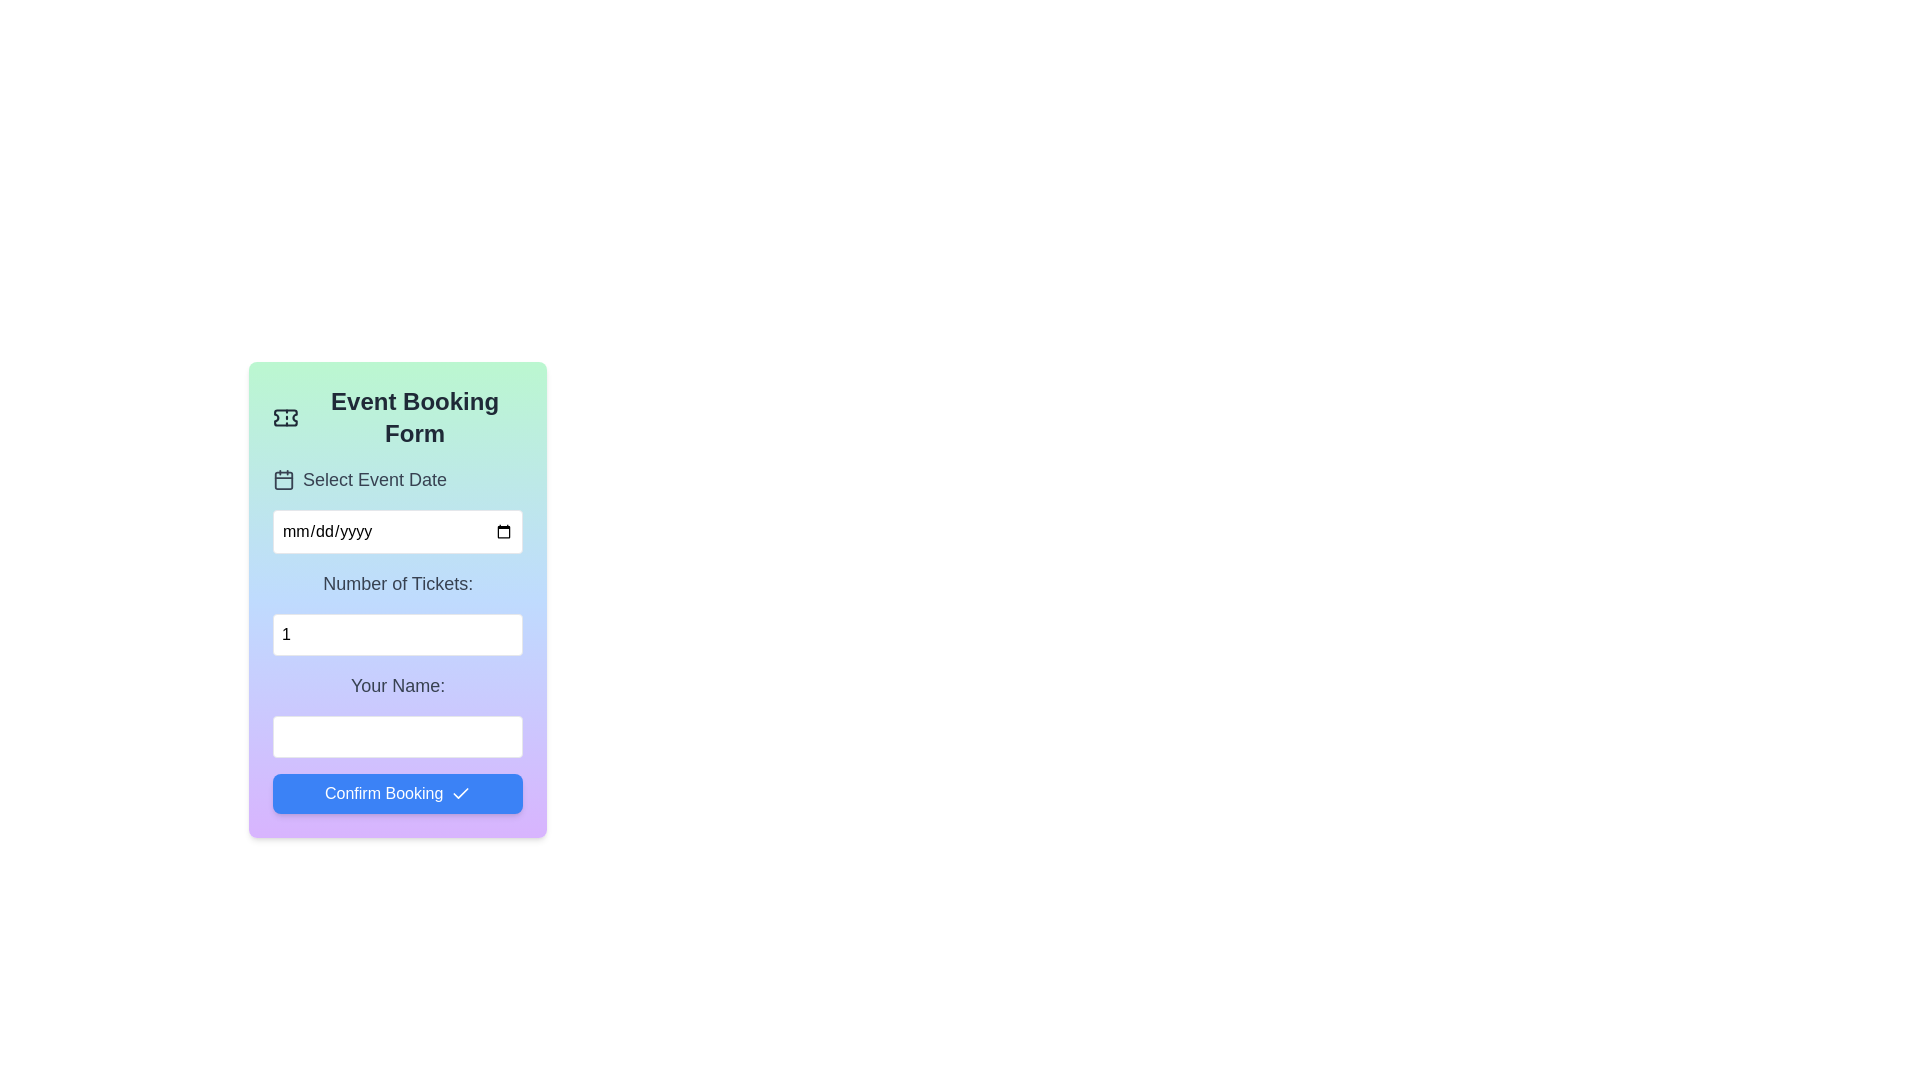 The image size is (1920, 1080). Describe the element at coordinates (398, 599) in the screenshot. I see `the interactive elements of the composite form component for booking an event, which includes input fields and a confirmation button` at that location.